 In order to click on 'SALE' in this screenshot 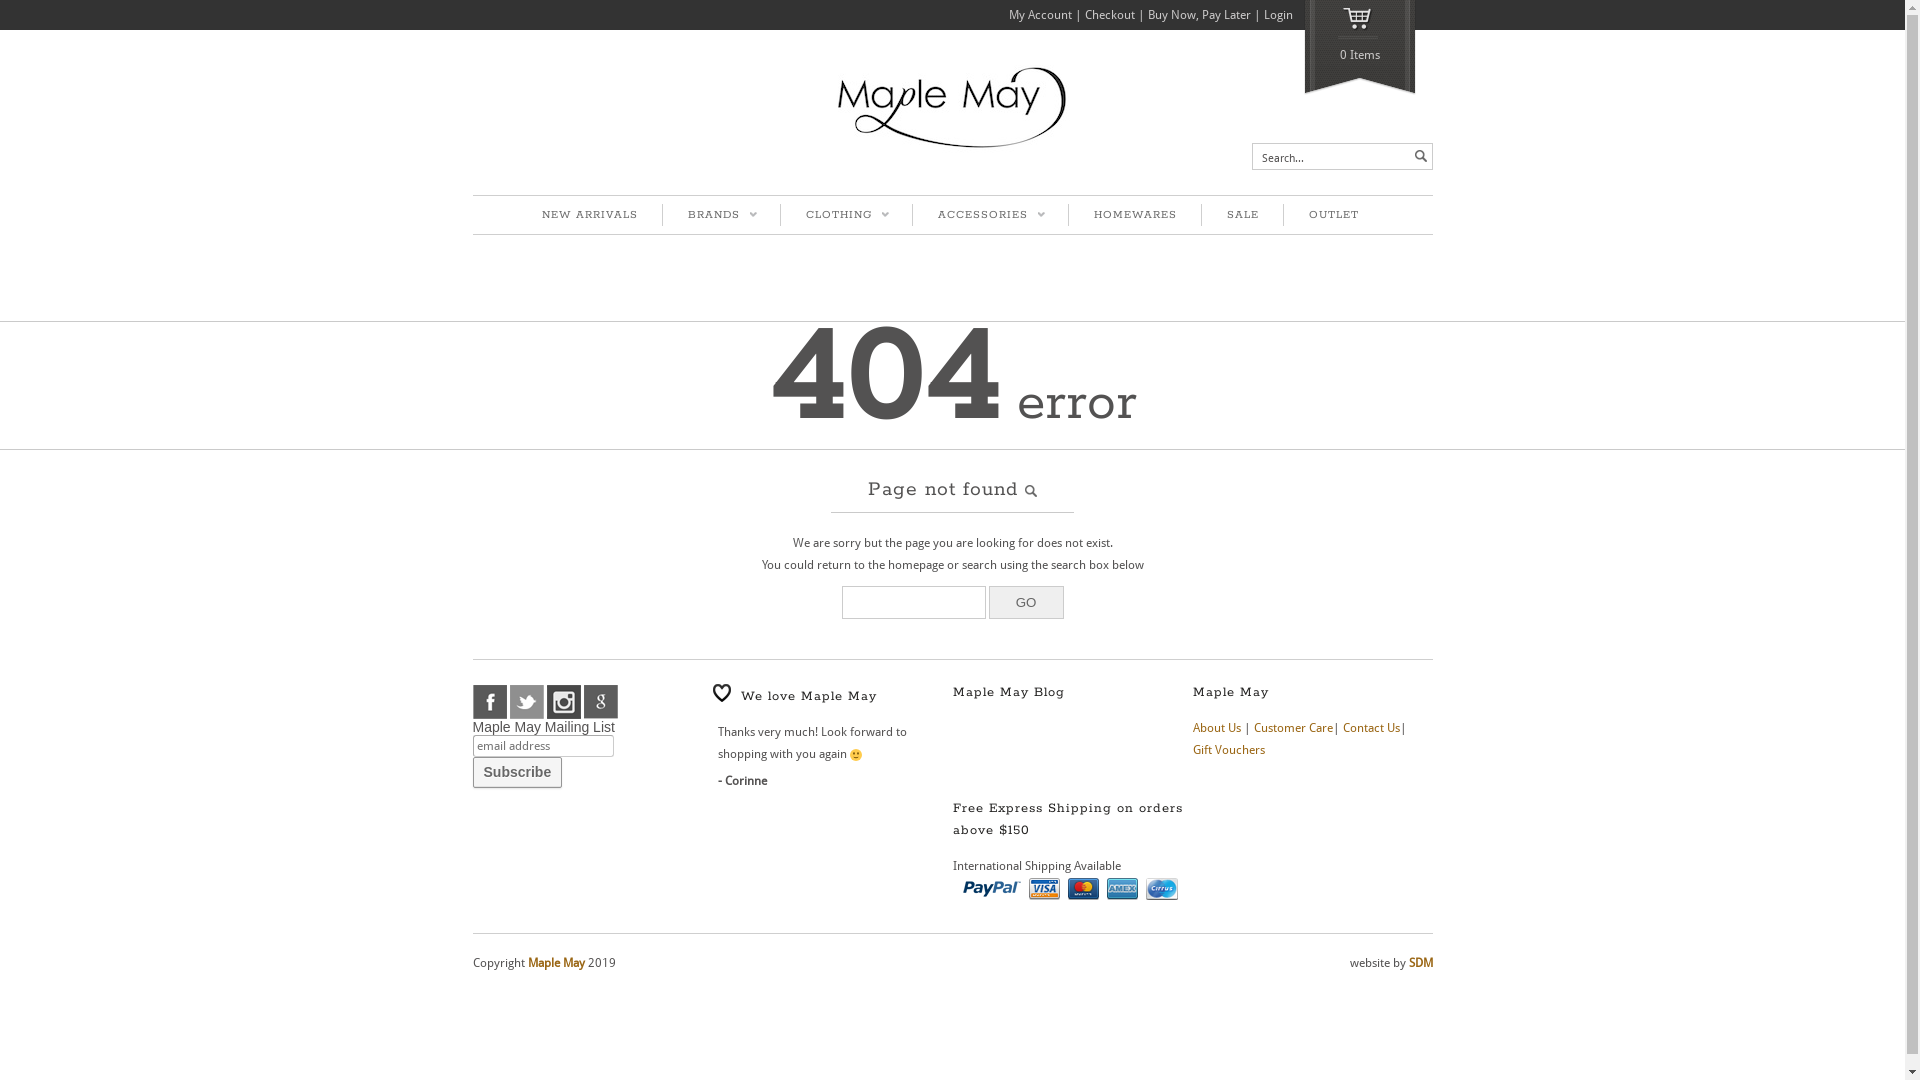, I will do `click(1241, 215)`.